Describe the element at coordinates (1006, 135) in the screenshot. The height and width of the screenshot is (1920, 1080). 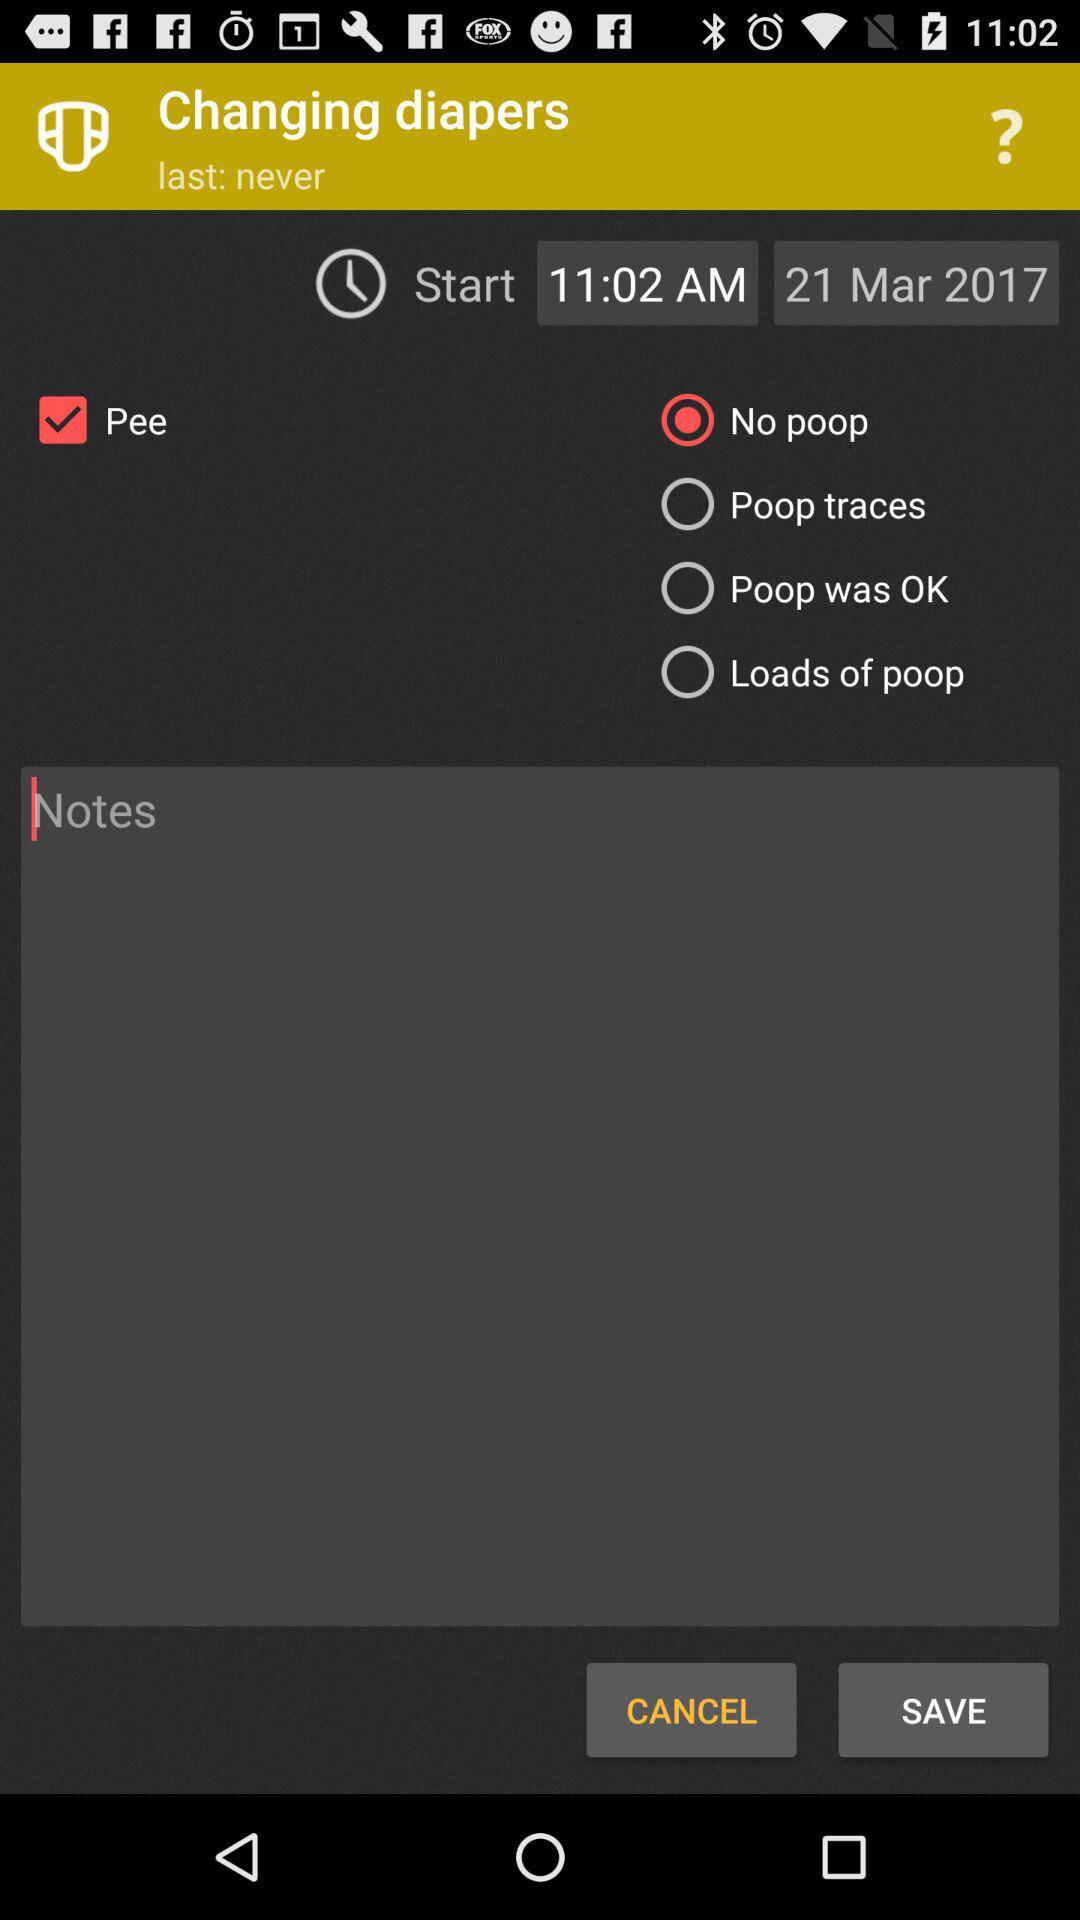
I see `item to the right of changing diapers` at that location.